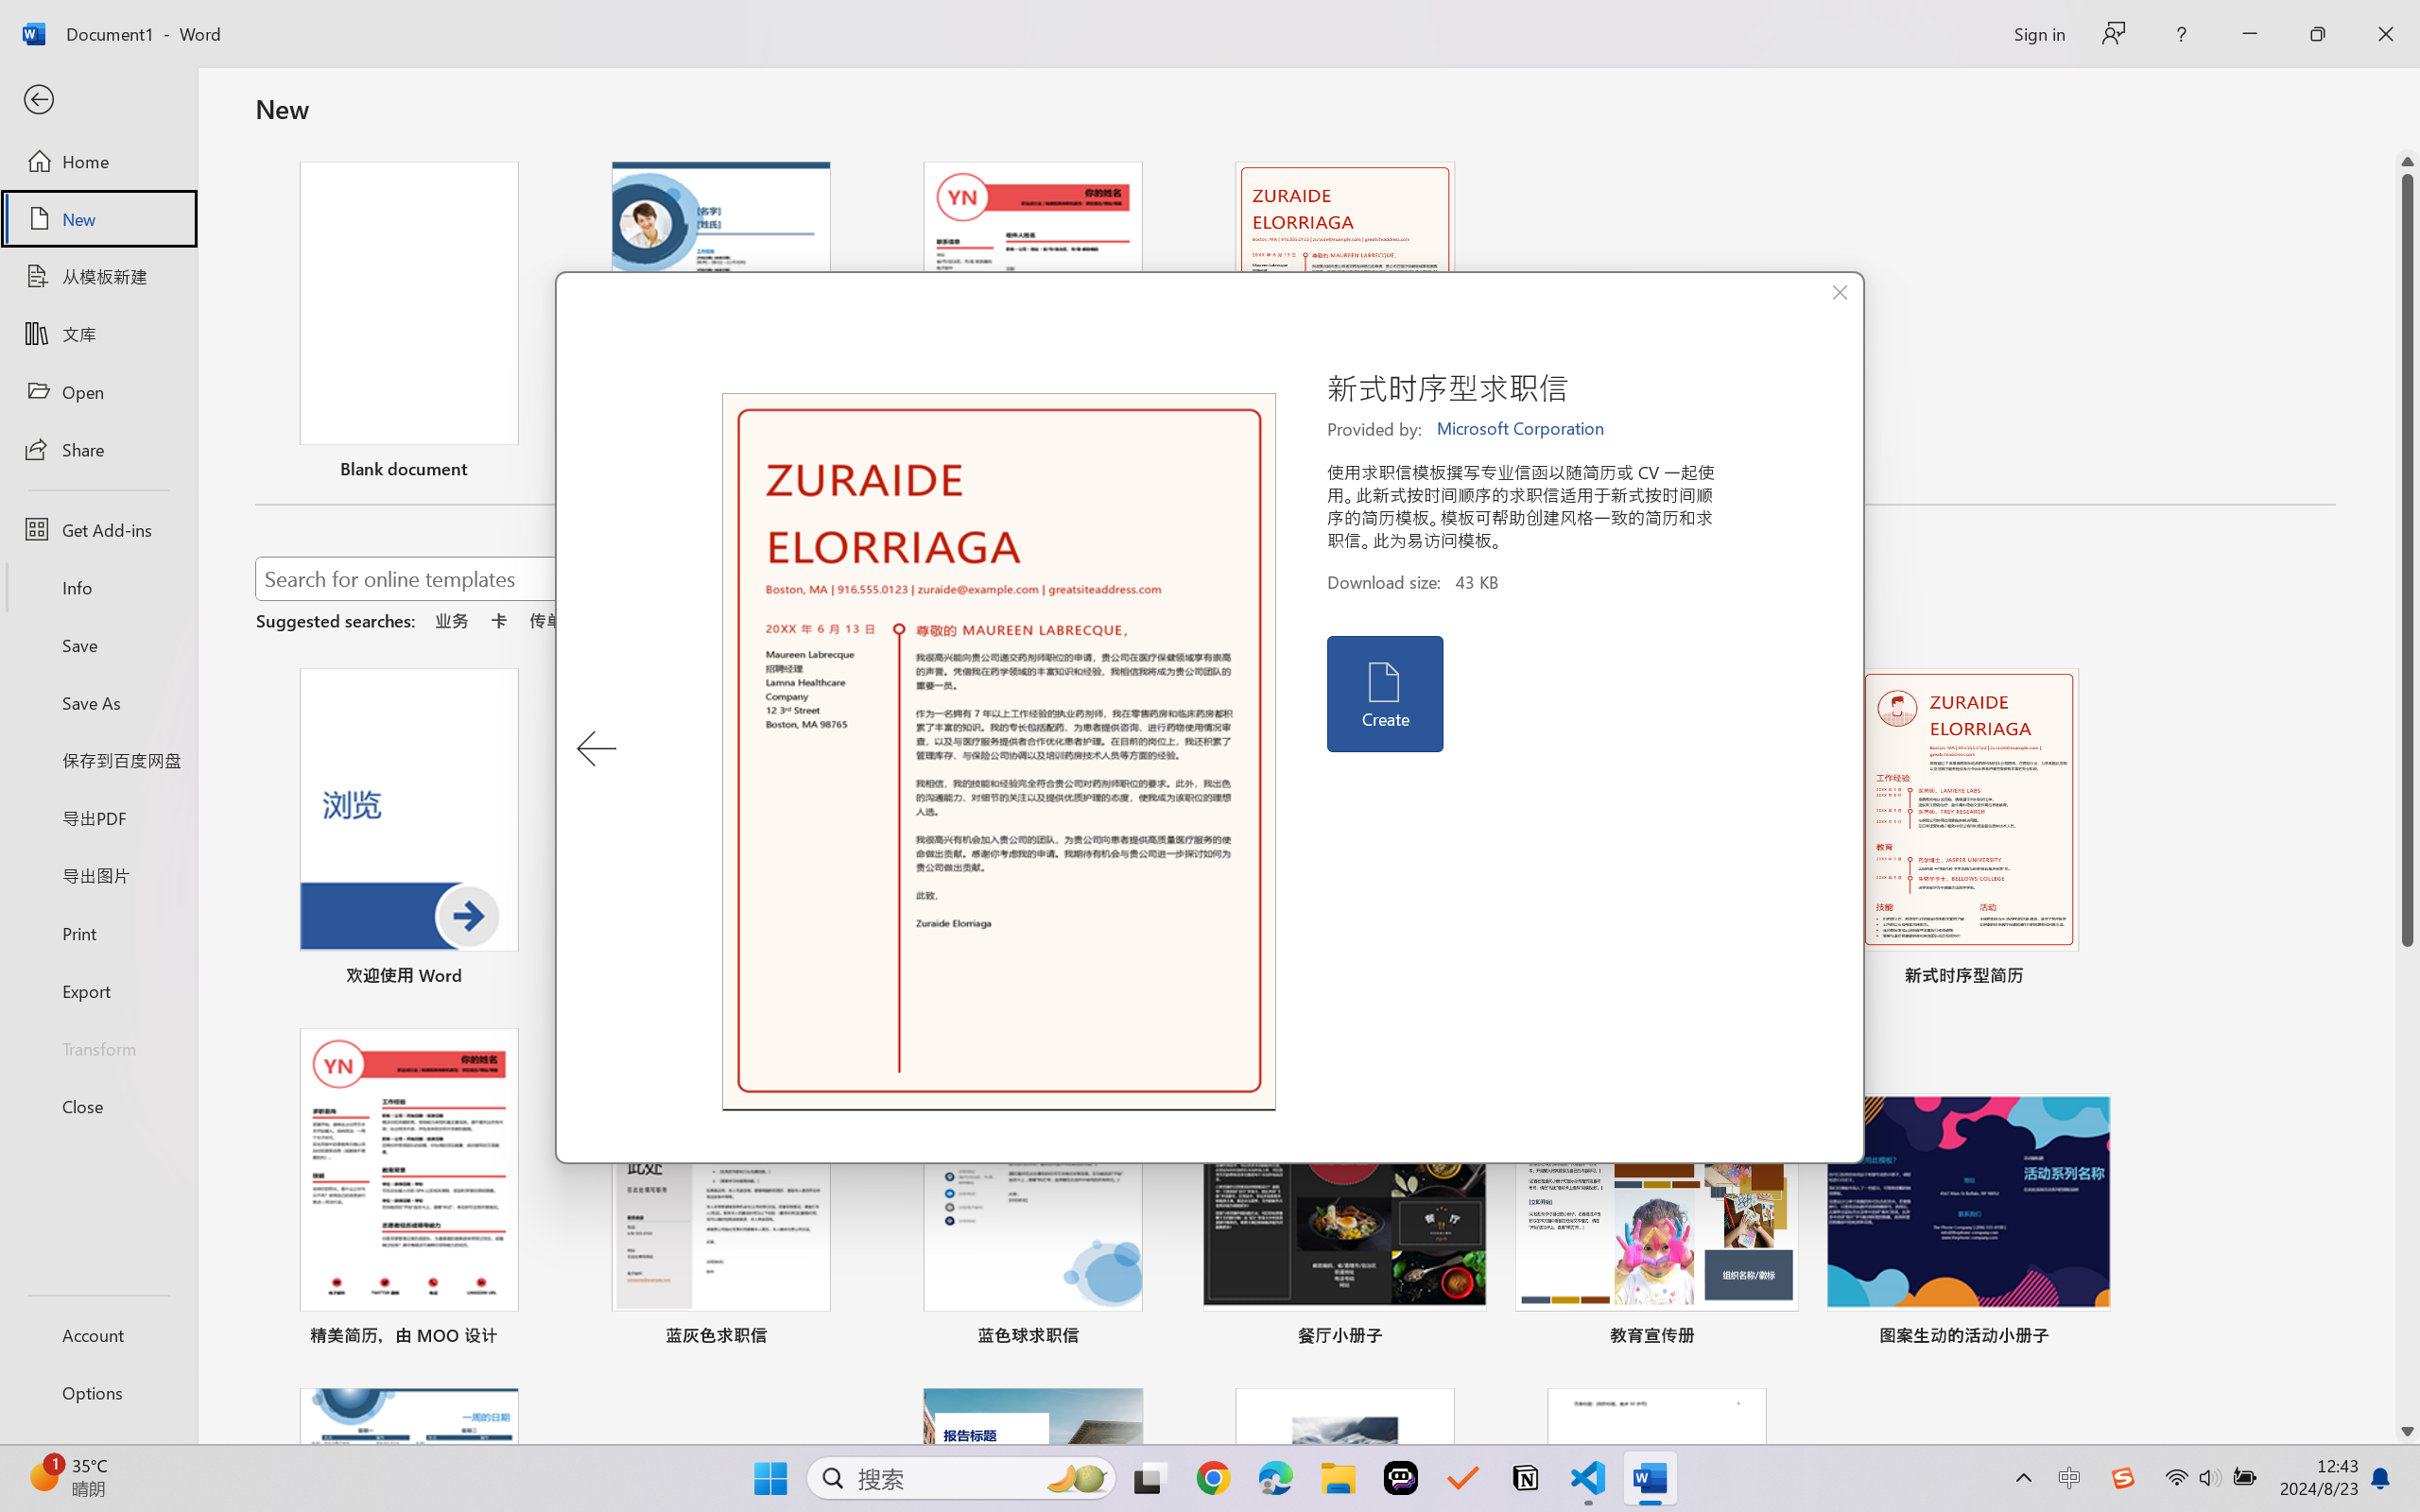 This screenshot has width=2420, height=1512. I want to click on 'Pin to list', so click(2092, 1337).